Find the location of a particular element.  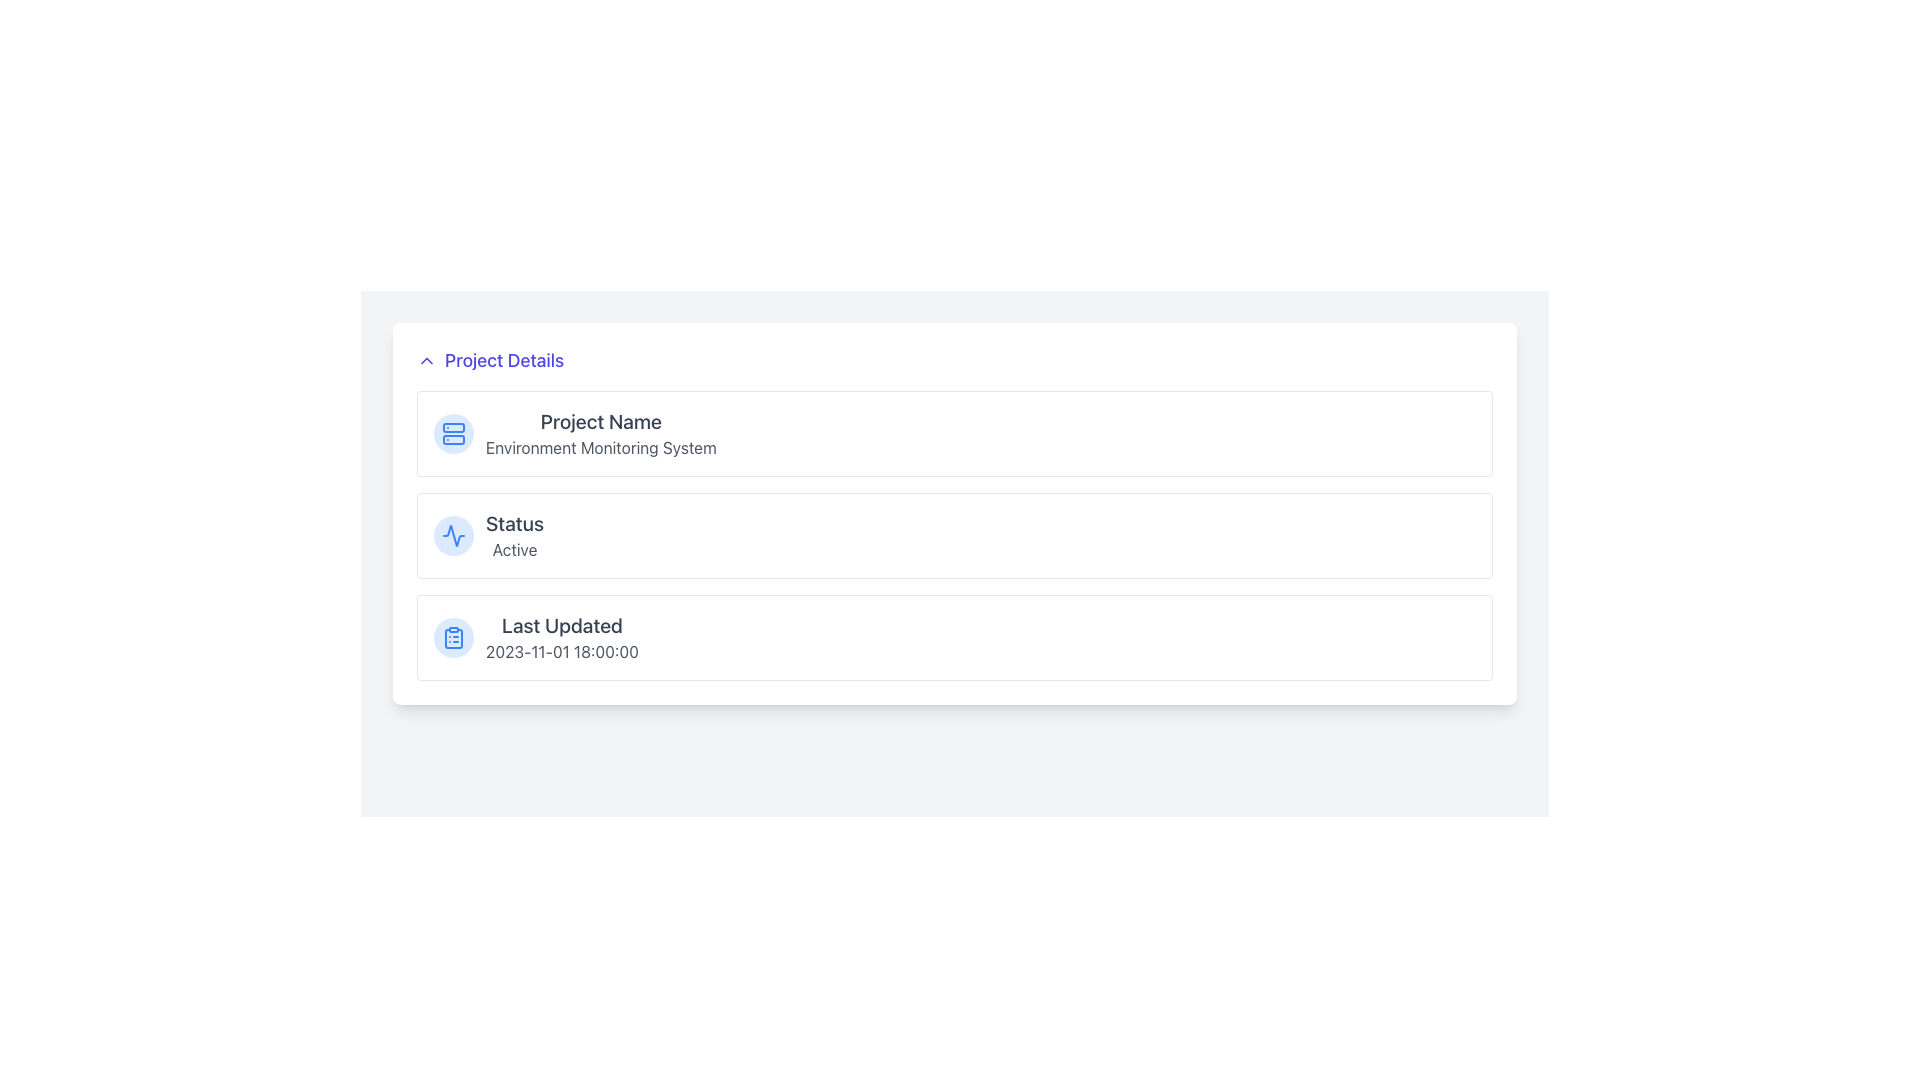

the blue icon resembling an activity waveform in the 'Status' section of the 'Project Details' card is located at coordinates (453, 535).